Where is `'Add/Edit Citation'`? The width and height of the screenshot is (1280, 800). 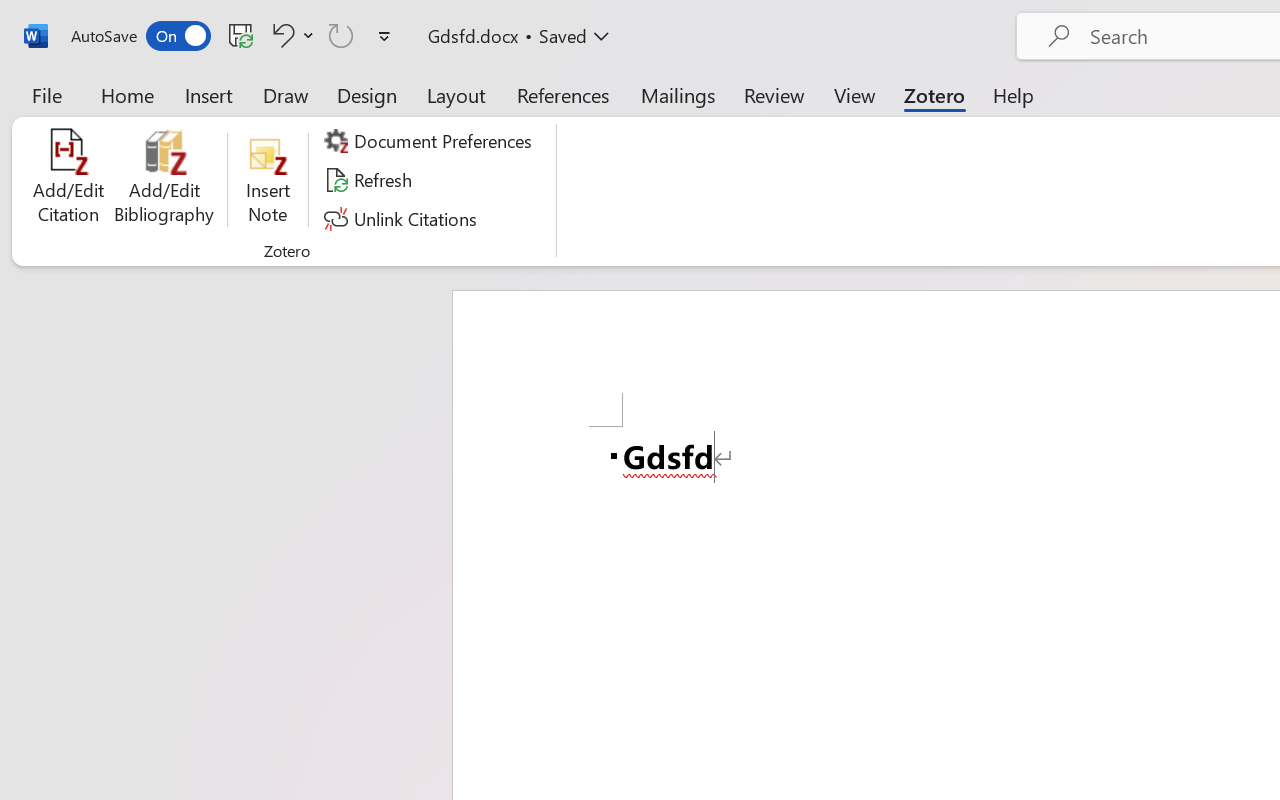 'Add/Edit Citation' is located at coordinates (68, 179).